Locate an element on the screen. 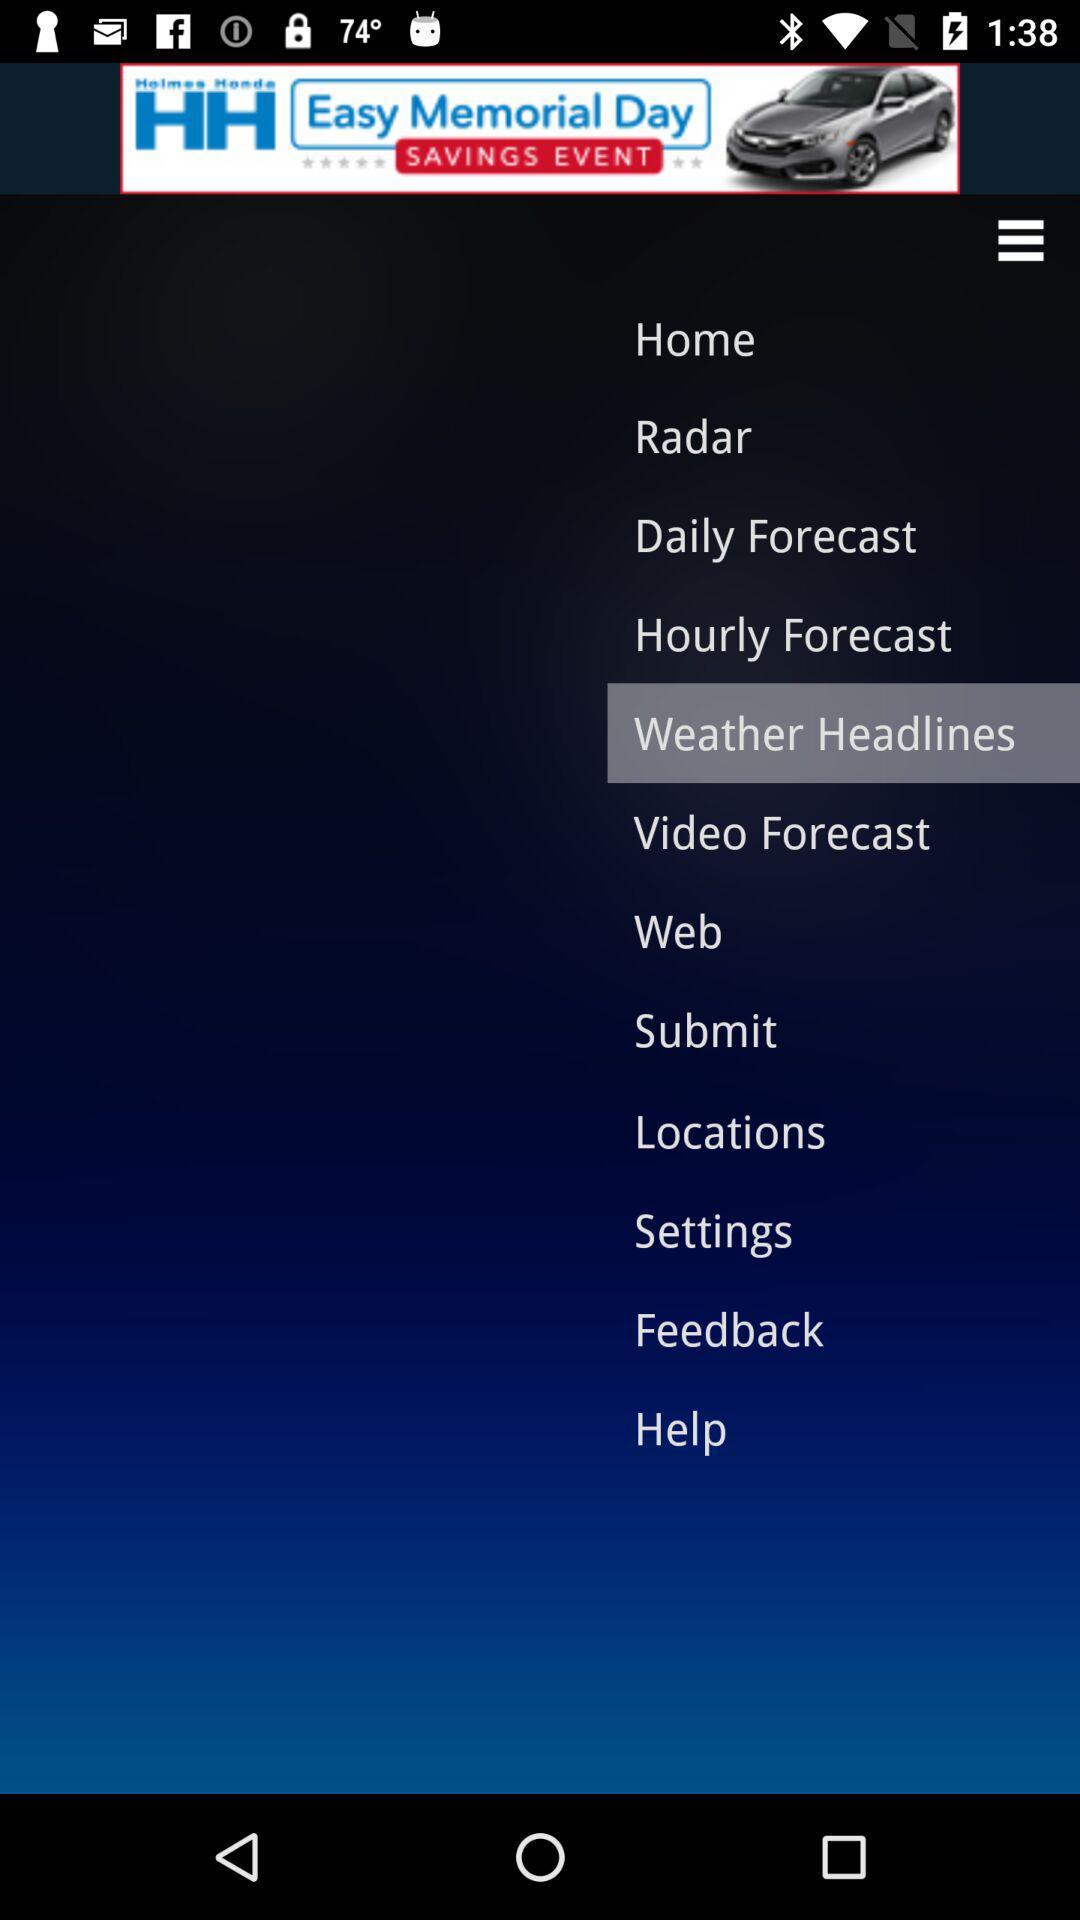  radar item is located at coordinates (828, 434).